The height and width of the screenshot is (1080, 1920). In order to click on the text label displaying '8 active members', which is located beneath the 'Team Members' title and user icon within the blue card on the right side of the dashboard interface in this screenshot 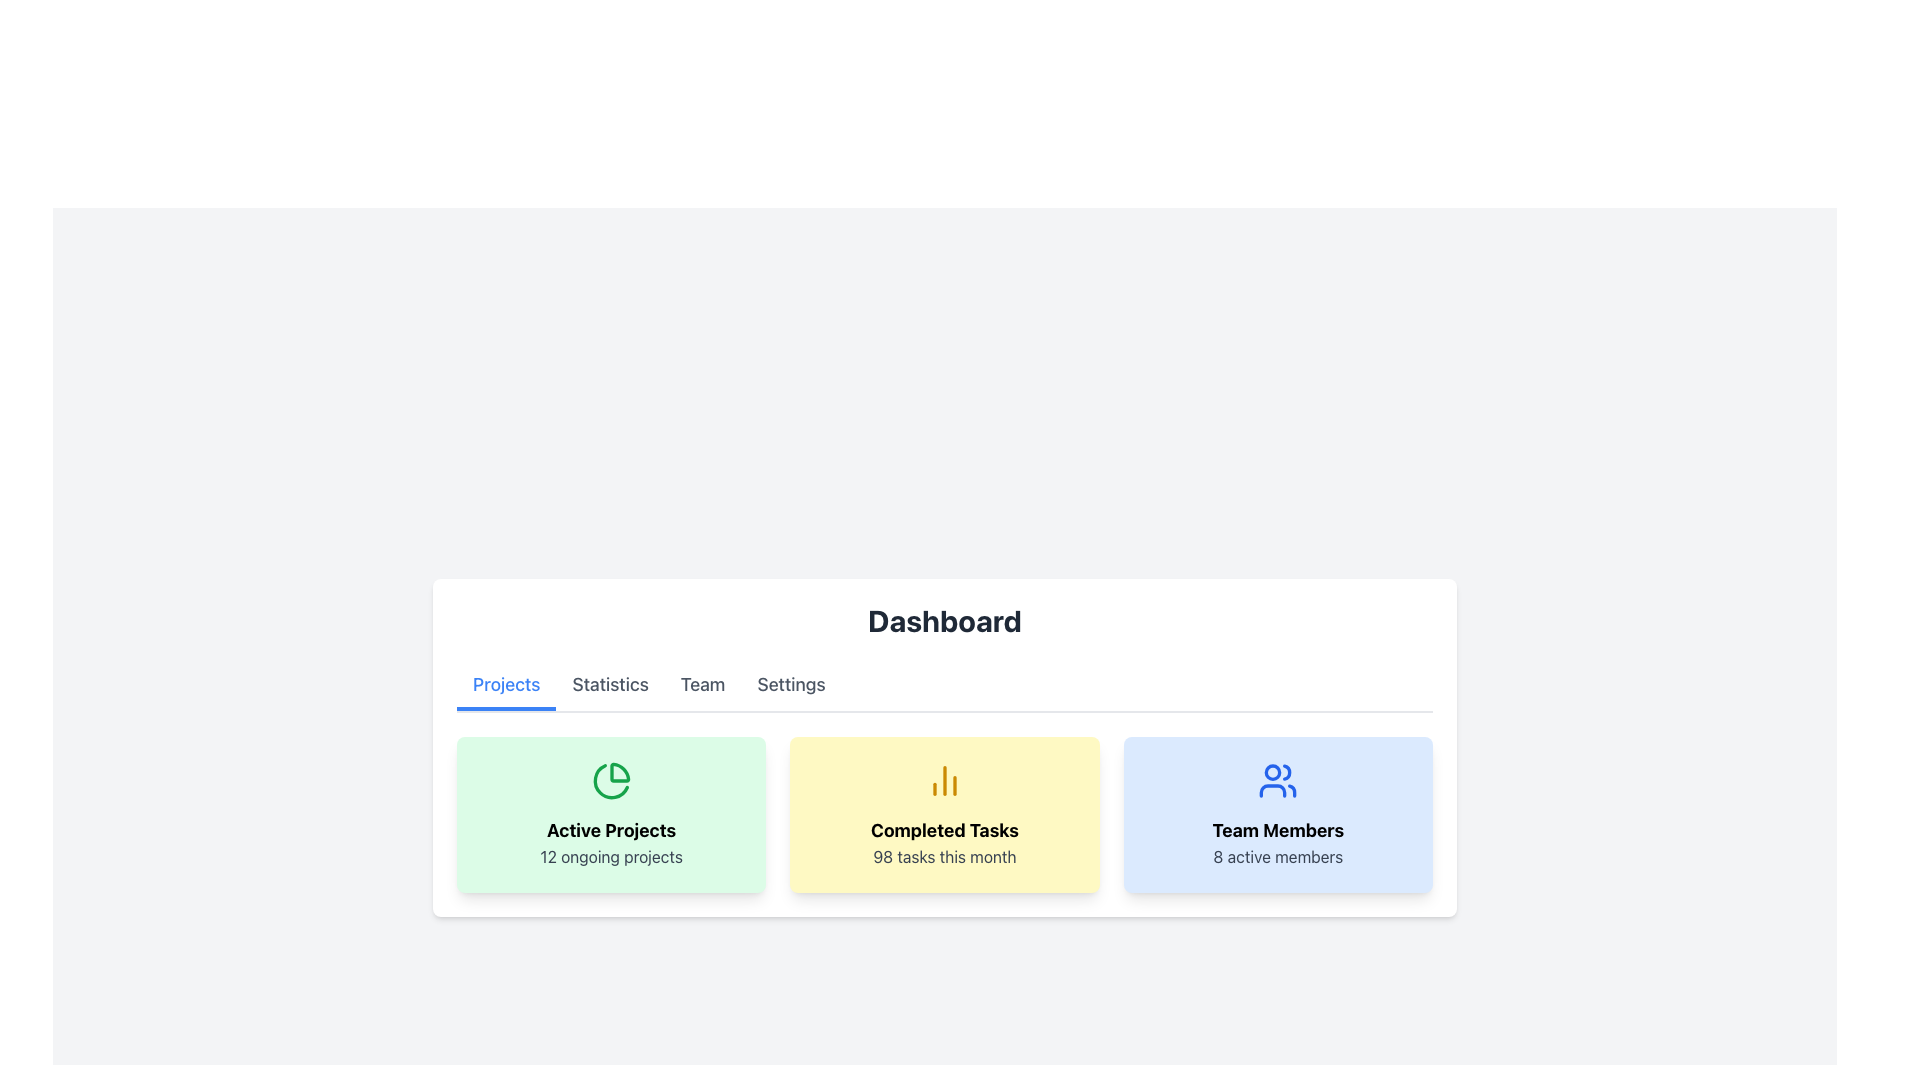, I will do `click(1277, 855)`.